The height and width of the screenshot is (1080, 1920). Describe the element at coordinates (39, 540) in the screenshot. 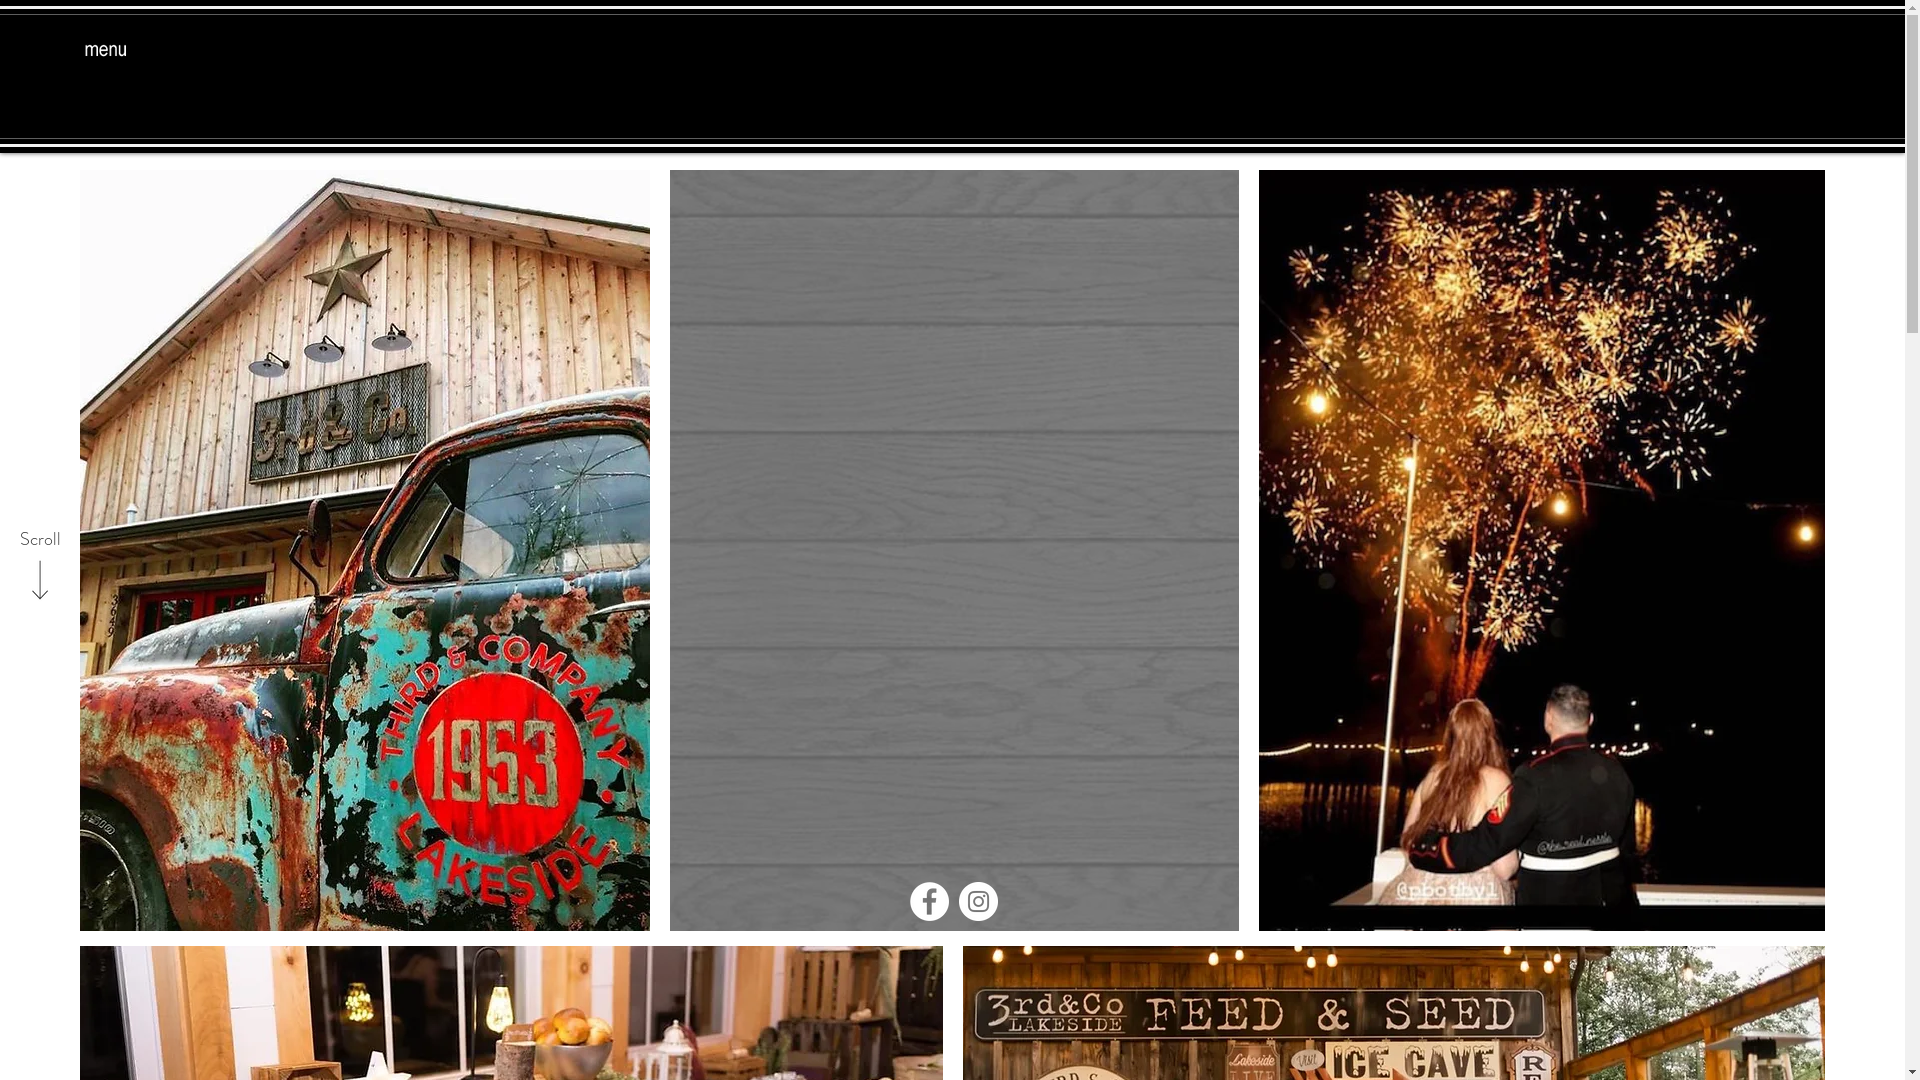

I see `'Scroll'` at that location.